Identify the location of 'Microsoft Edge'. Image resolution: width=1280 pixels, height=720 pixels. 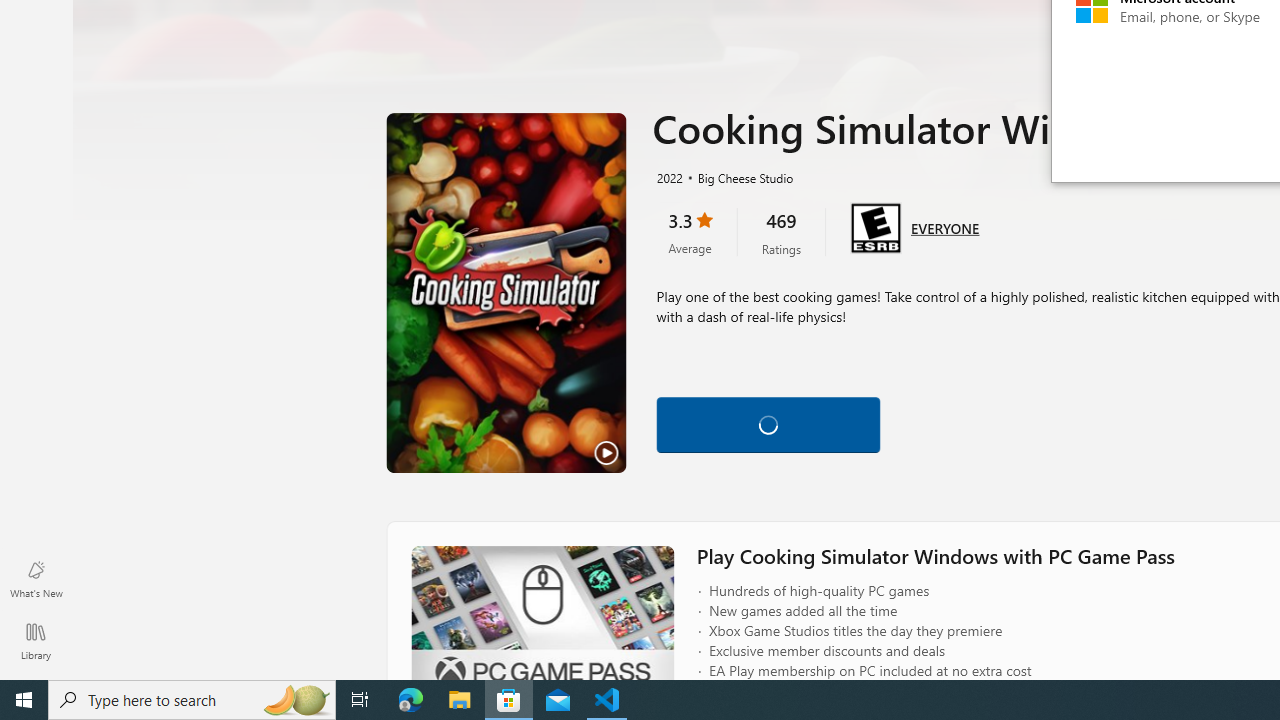
(410, 698).